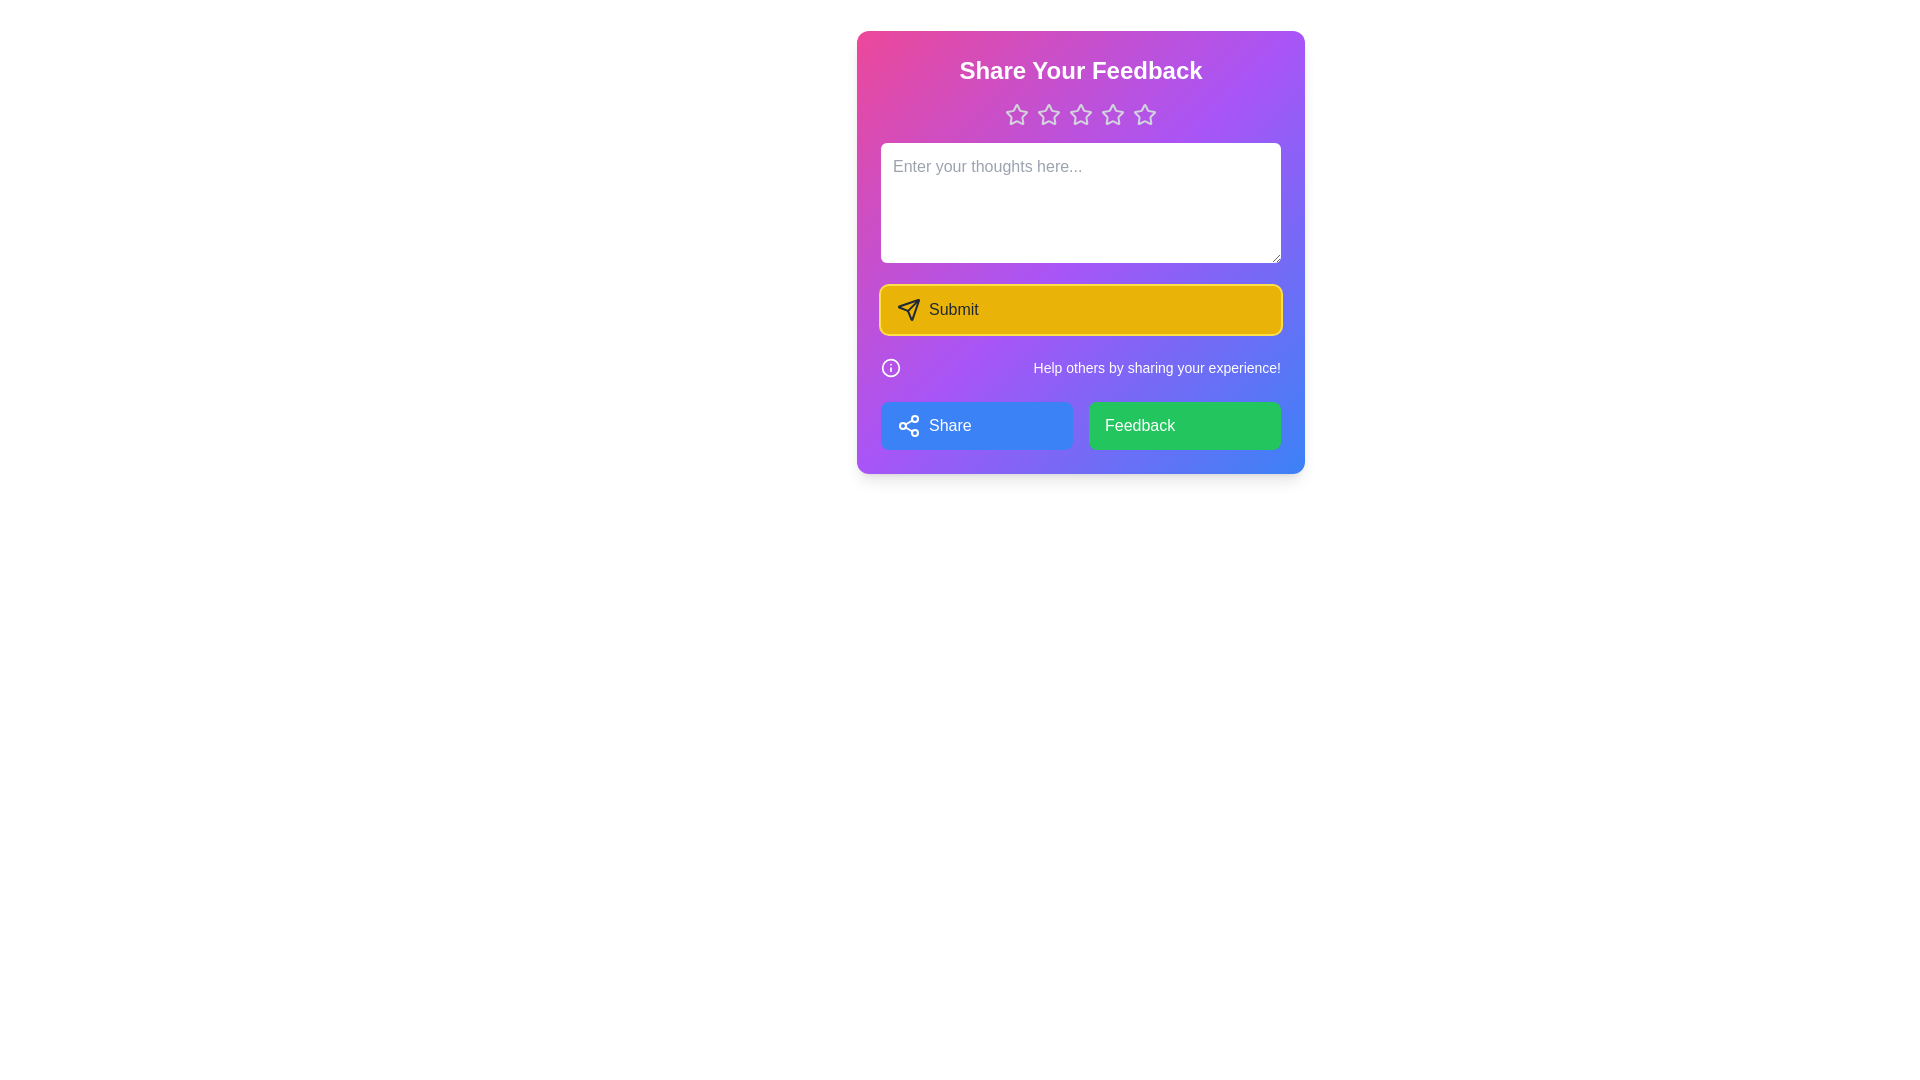  What do you see at coordinates (1017, 115) in the screenshot?
I see `the leftmost star-shaped rating icon in the feedback form panel` at bounding box center [1017, 115].